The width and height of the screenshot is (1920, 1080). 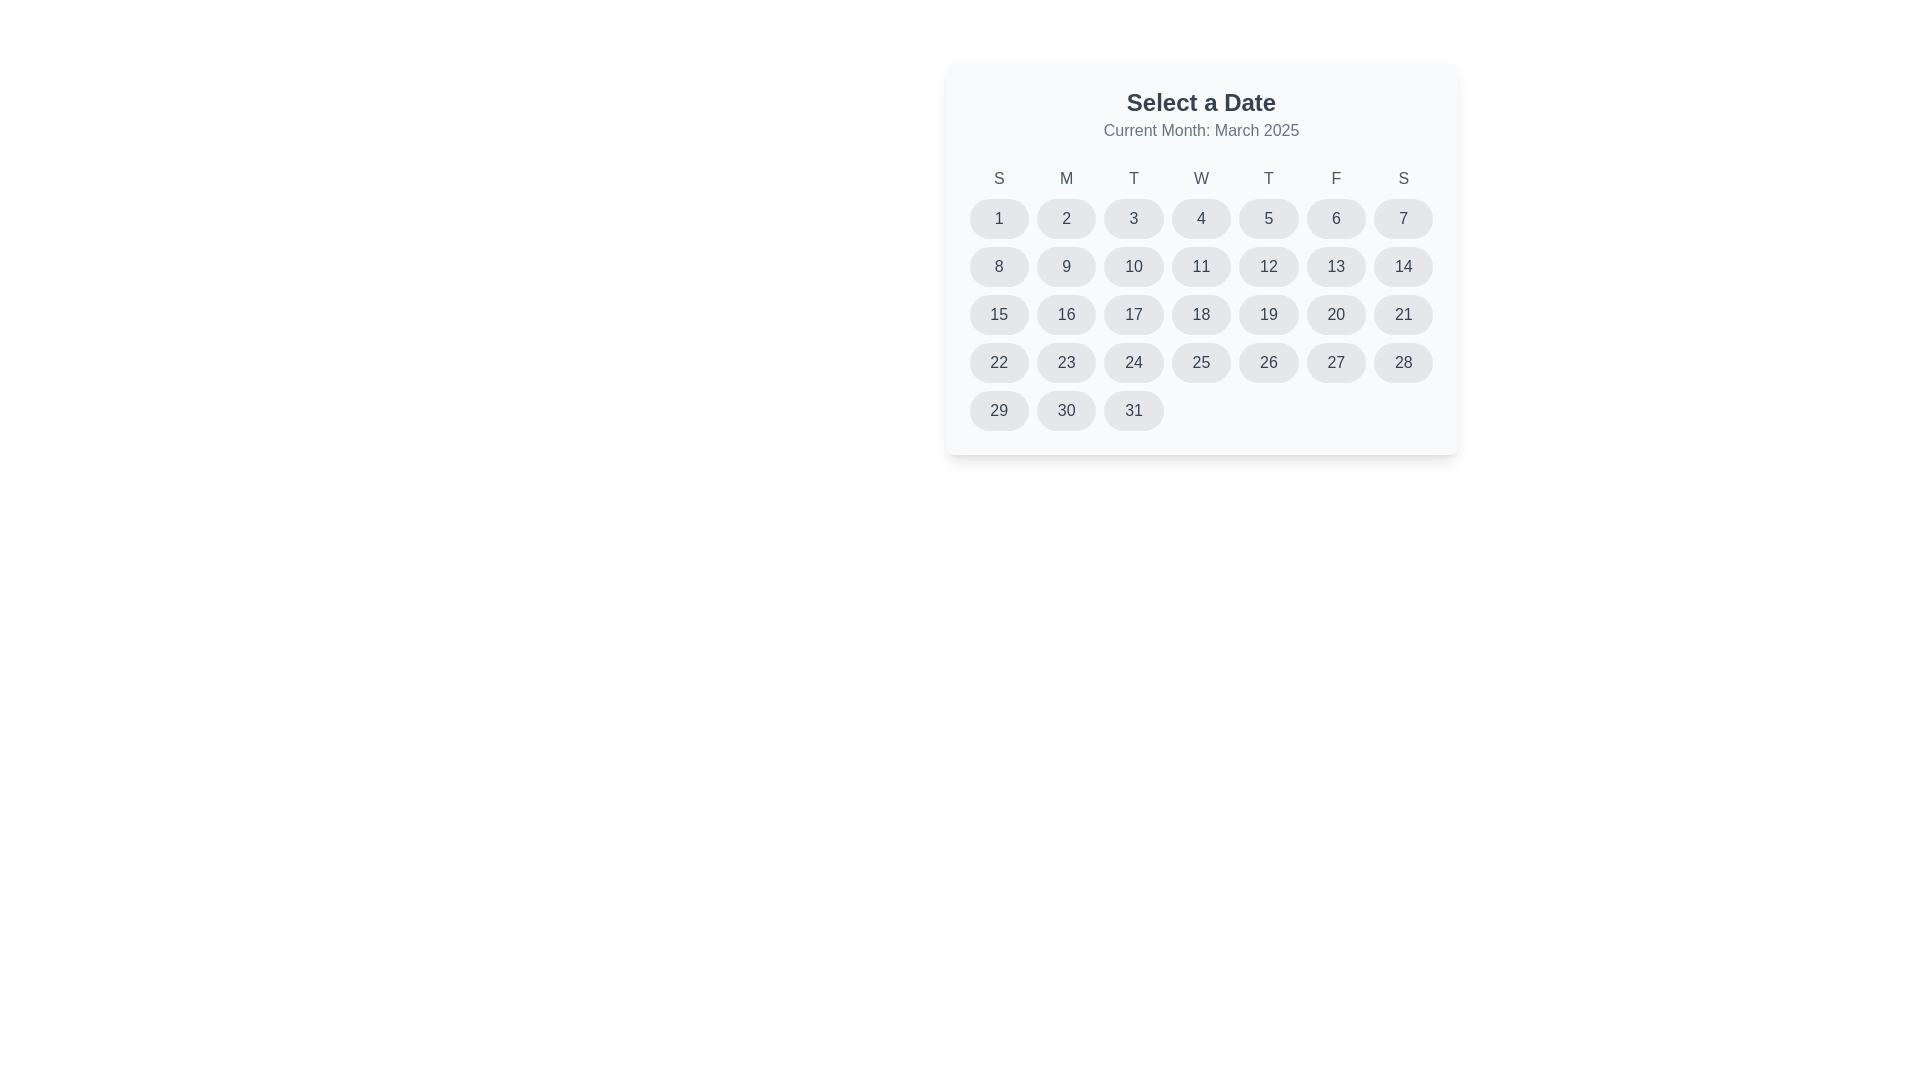 What do you see at coordinates (1267, 265) in the screenshot?
I see `the button representing the 12th day in the calendar` at bounding box center [1267, 265].